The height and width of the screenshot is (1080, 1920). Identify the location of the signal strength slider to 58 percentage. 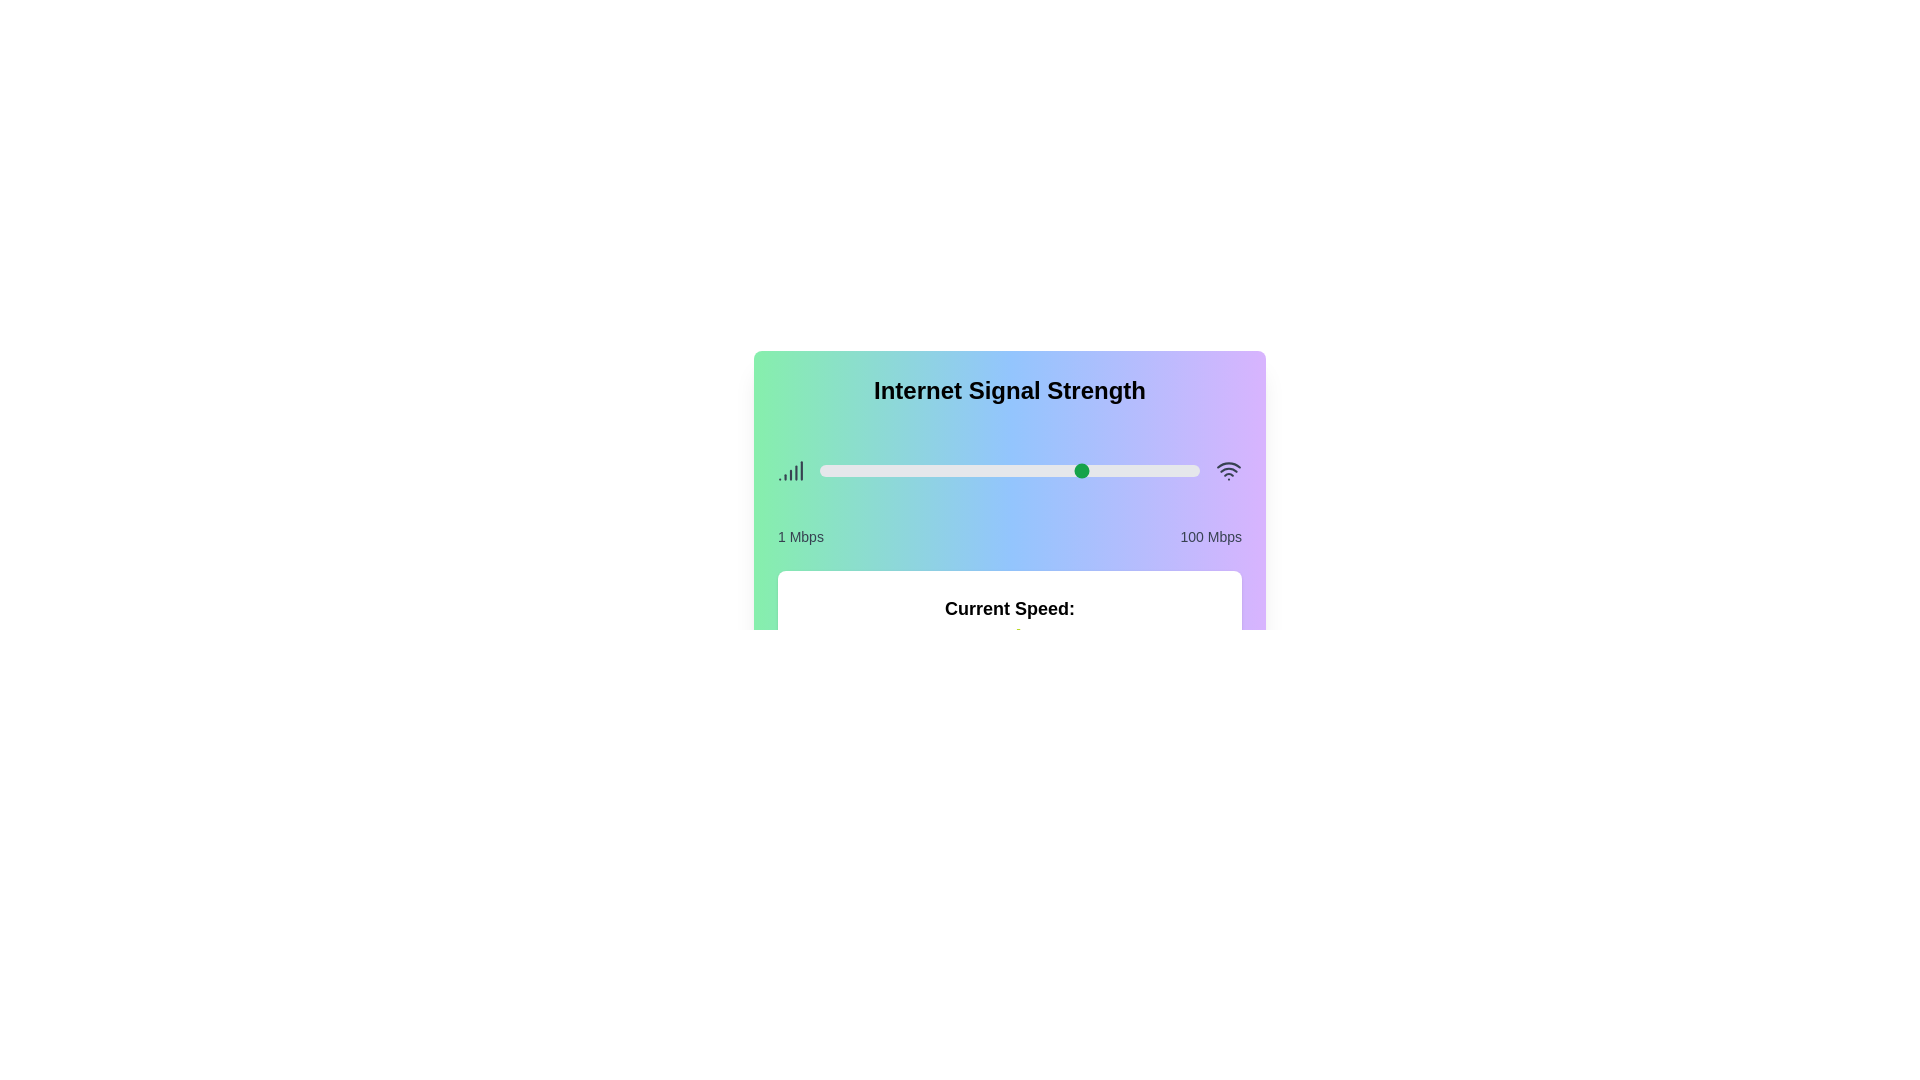
(1039, 470).